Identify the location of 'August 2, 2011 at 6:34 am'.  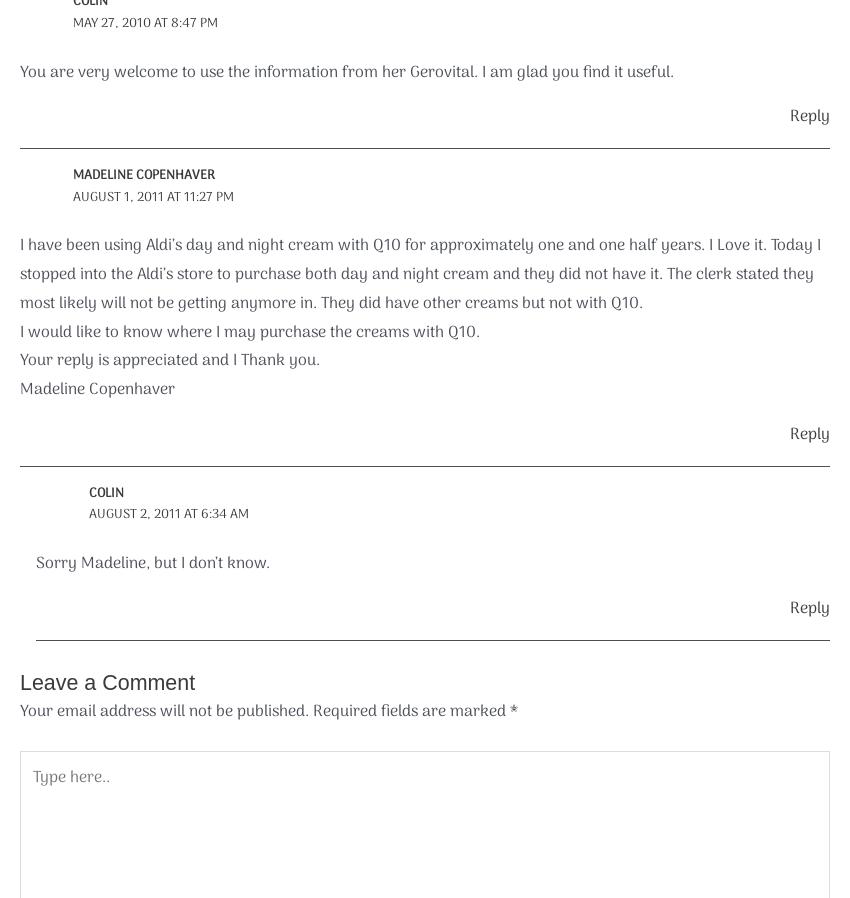
(167, 513).